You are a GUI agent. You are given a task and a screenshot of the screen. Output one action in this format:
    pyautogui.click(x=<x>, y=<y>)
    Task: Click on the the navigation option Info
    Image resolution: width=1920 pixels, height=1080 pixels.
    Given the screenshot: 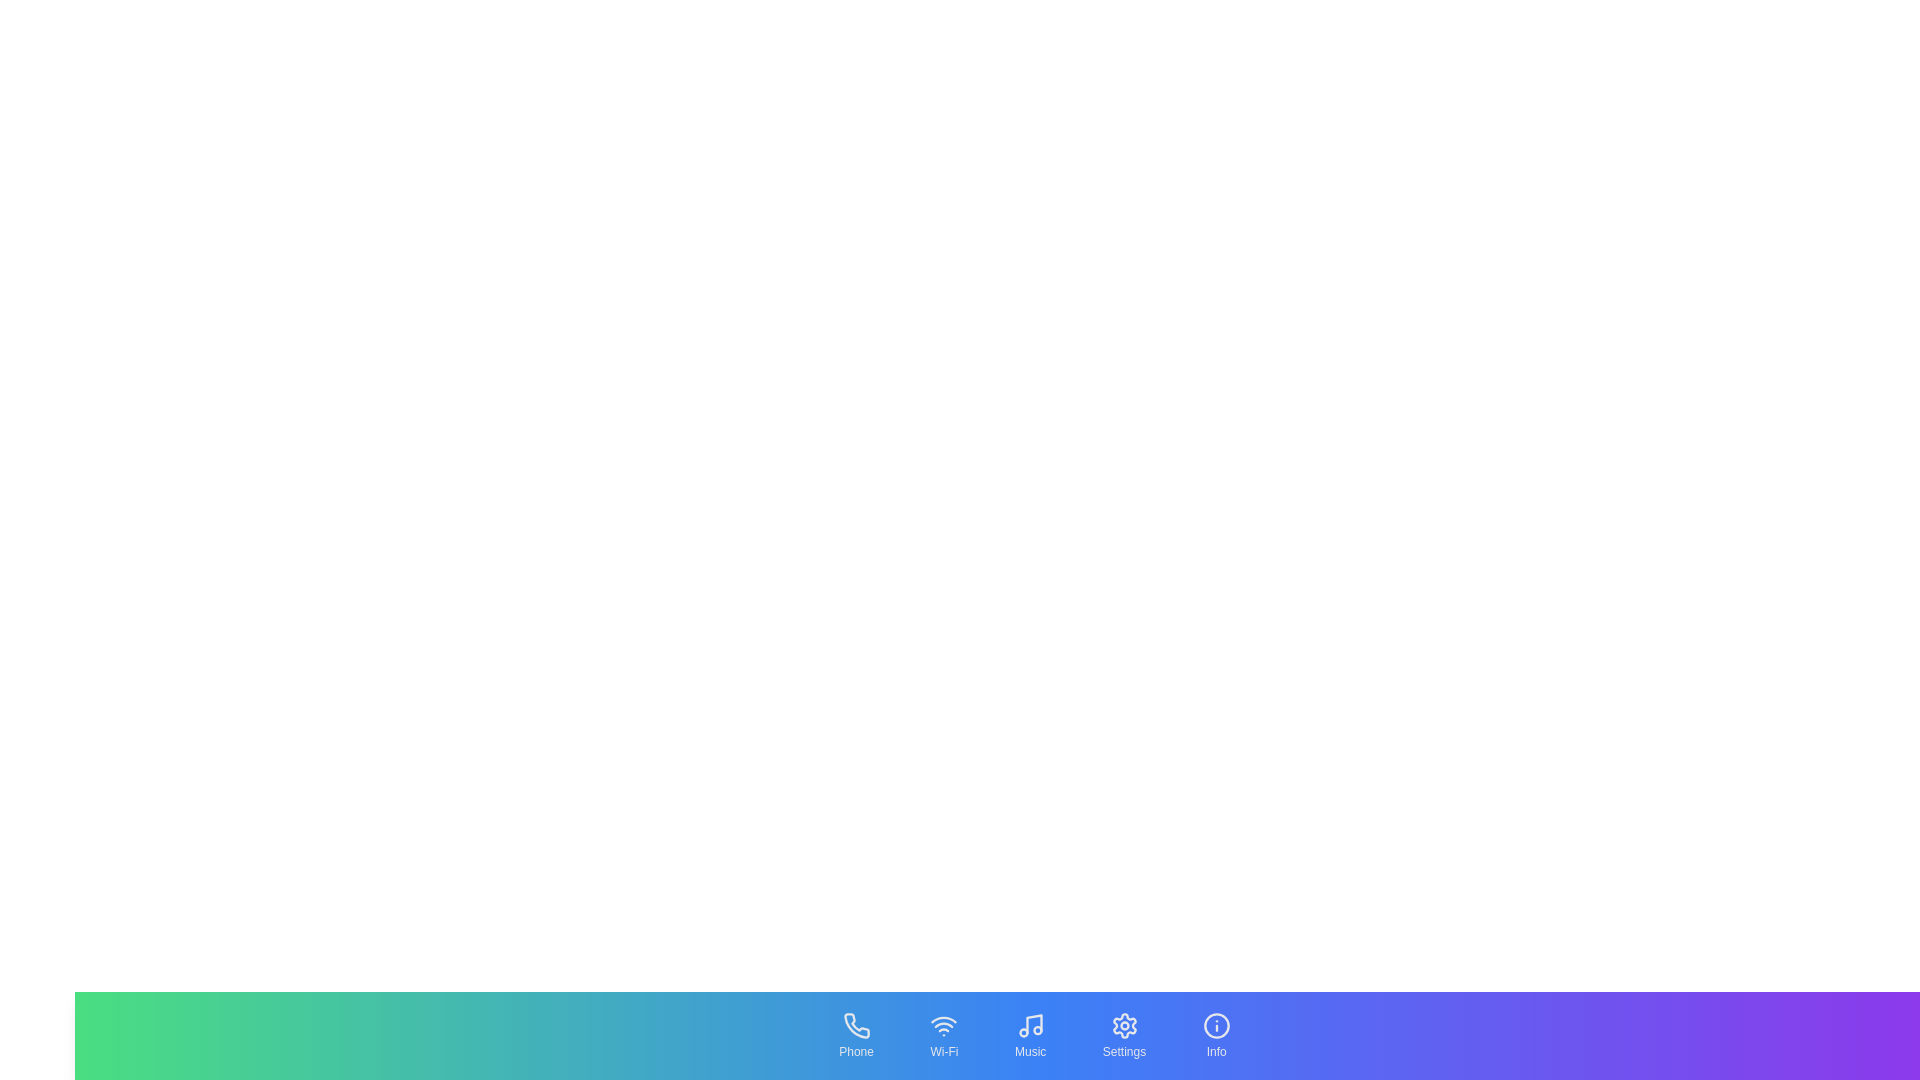 What is the action you would take?
    pyautogui.click(x=1214, y=1035)
    